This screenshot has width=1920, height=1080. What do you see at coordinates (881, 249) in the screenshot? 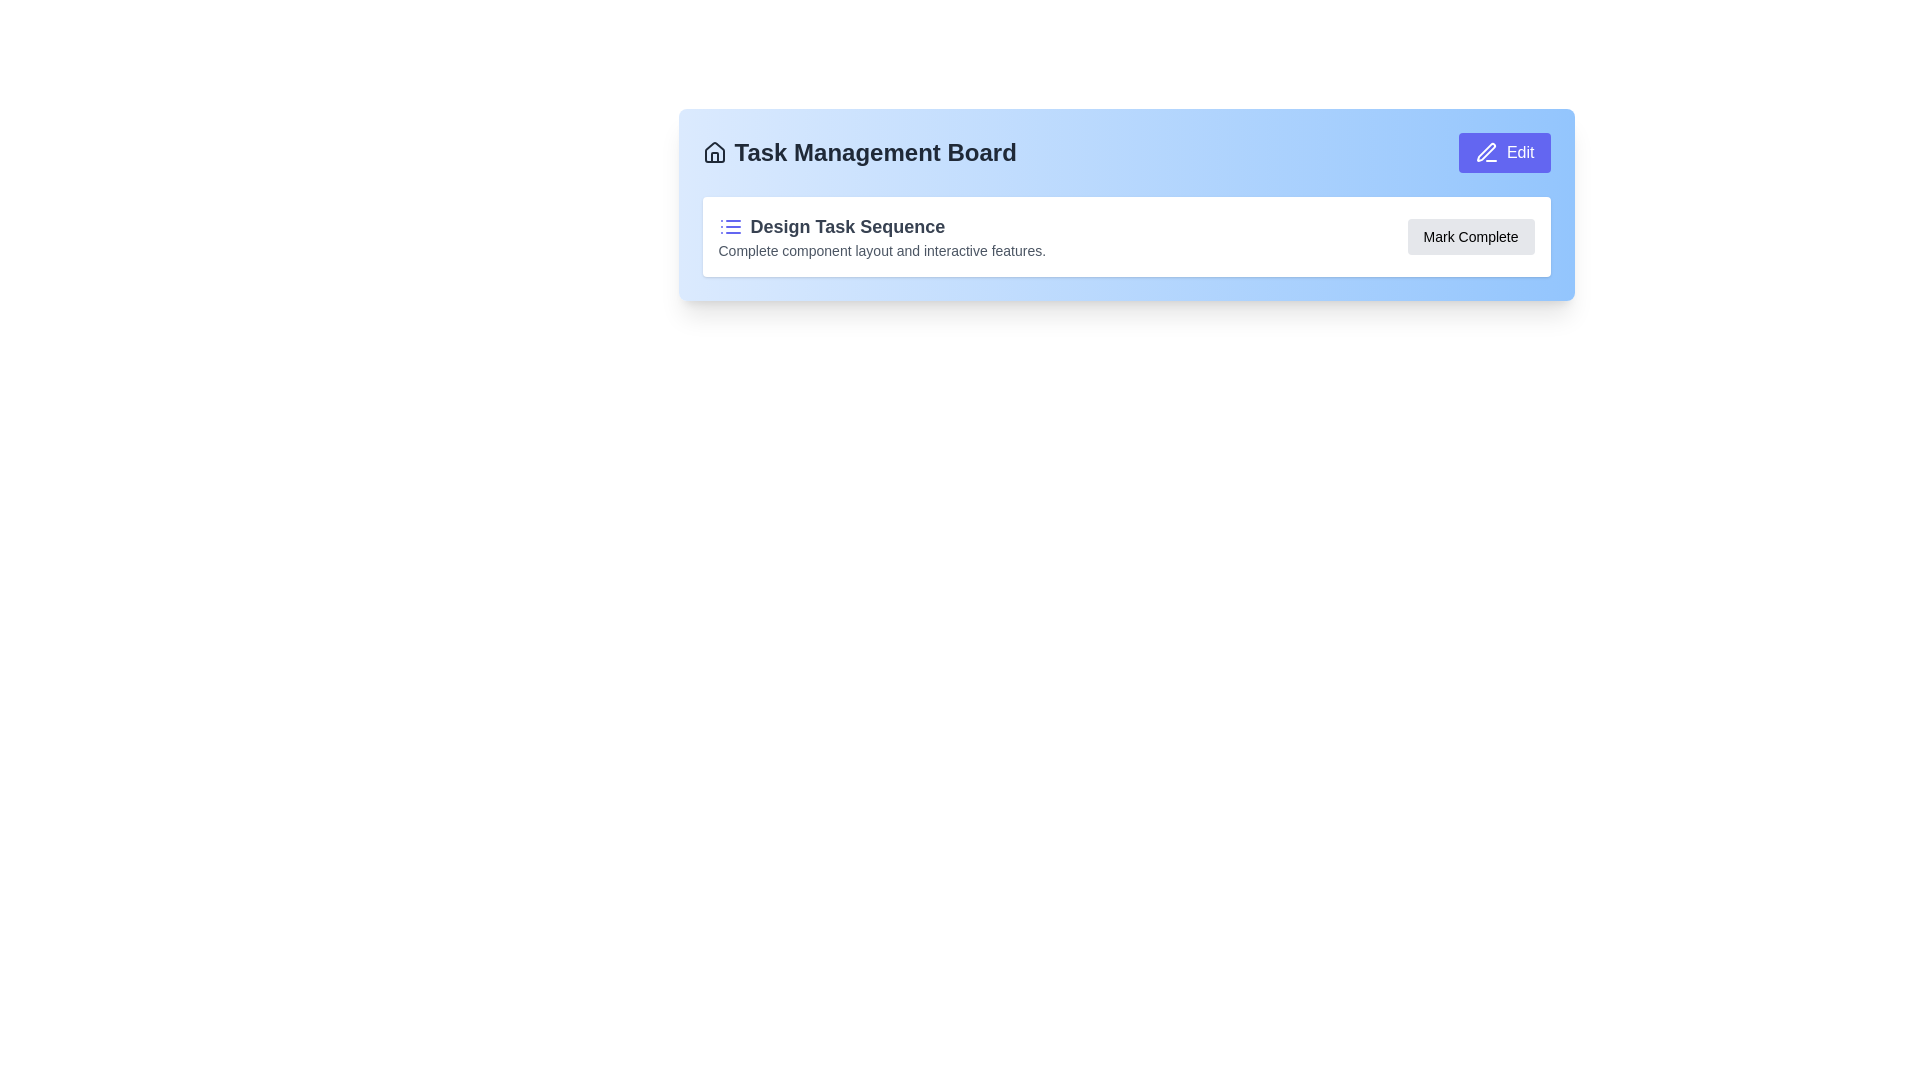
I see `the static text label that provides a descriptive detail for the task labeled 'Design Task Sequence', located below this task within the 'Task Management Board'` at bounding box center [881, 249].